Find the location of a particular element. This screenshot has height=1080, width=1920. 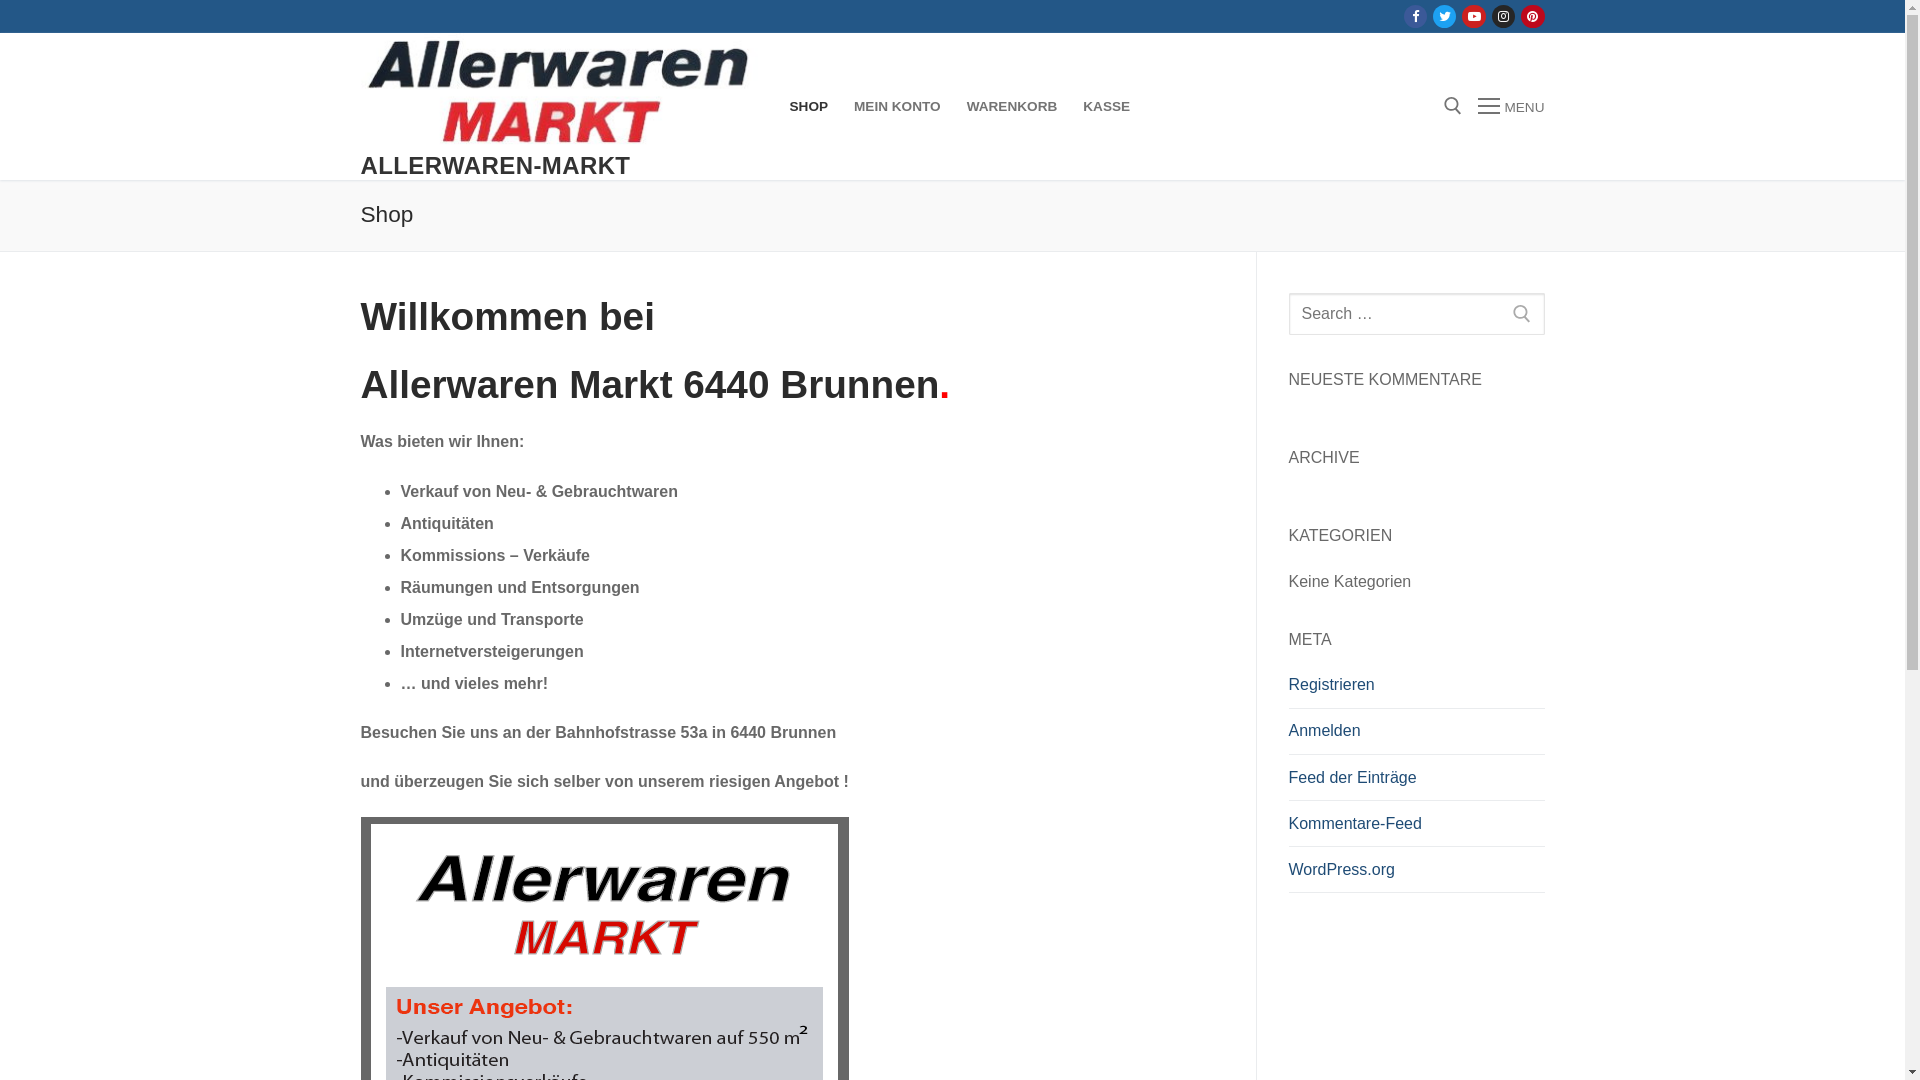

'KASSE' is located at coordinates (1105, 107).